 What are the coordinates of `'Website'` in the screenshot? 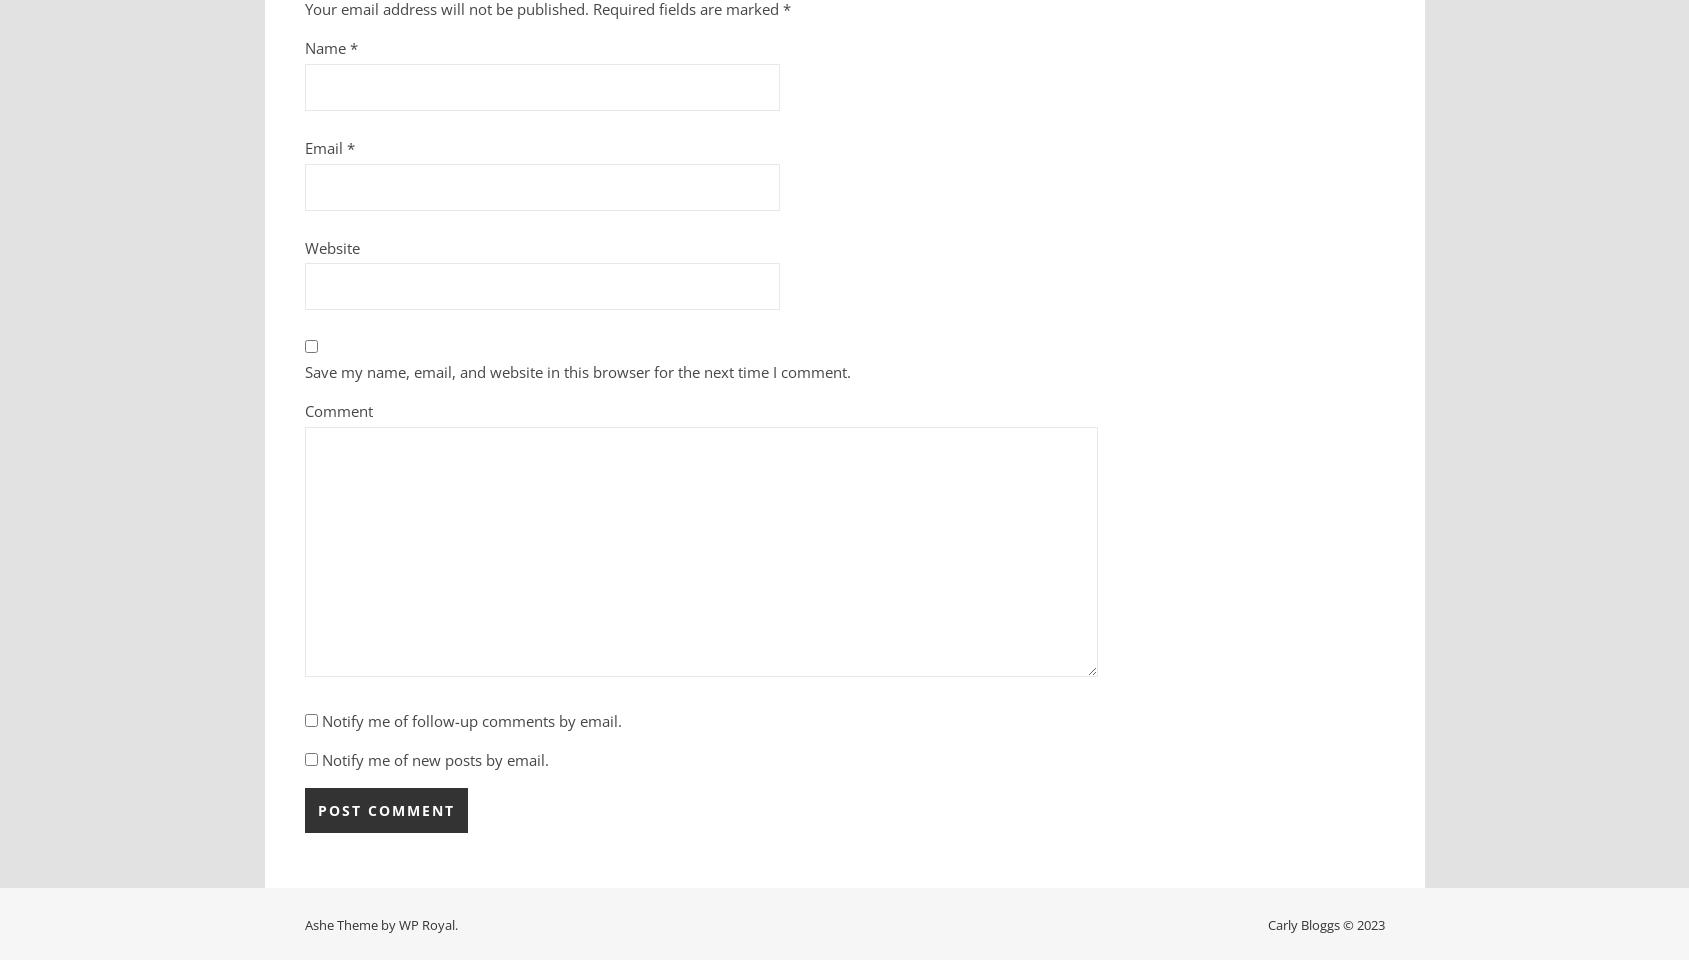 It's located at (331, 246).